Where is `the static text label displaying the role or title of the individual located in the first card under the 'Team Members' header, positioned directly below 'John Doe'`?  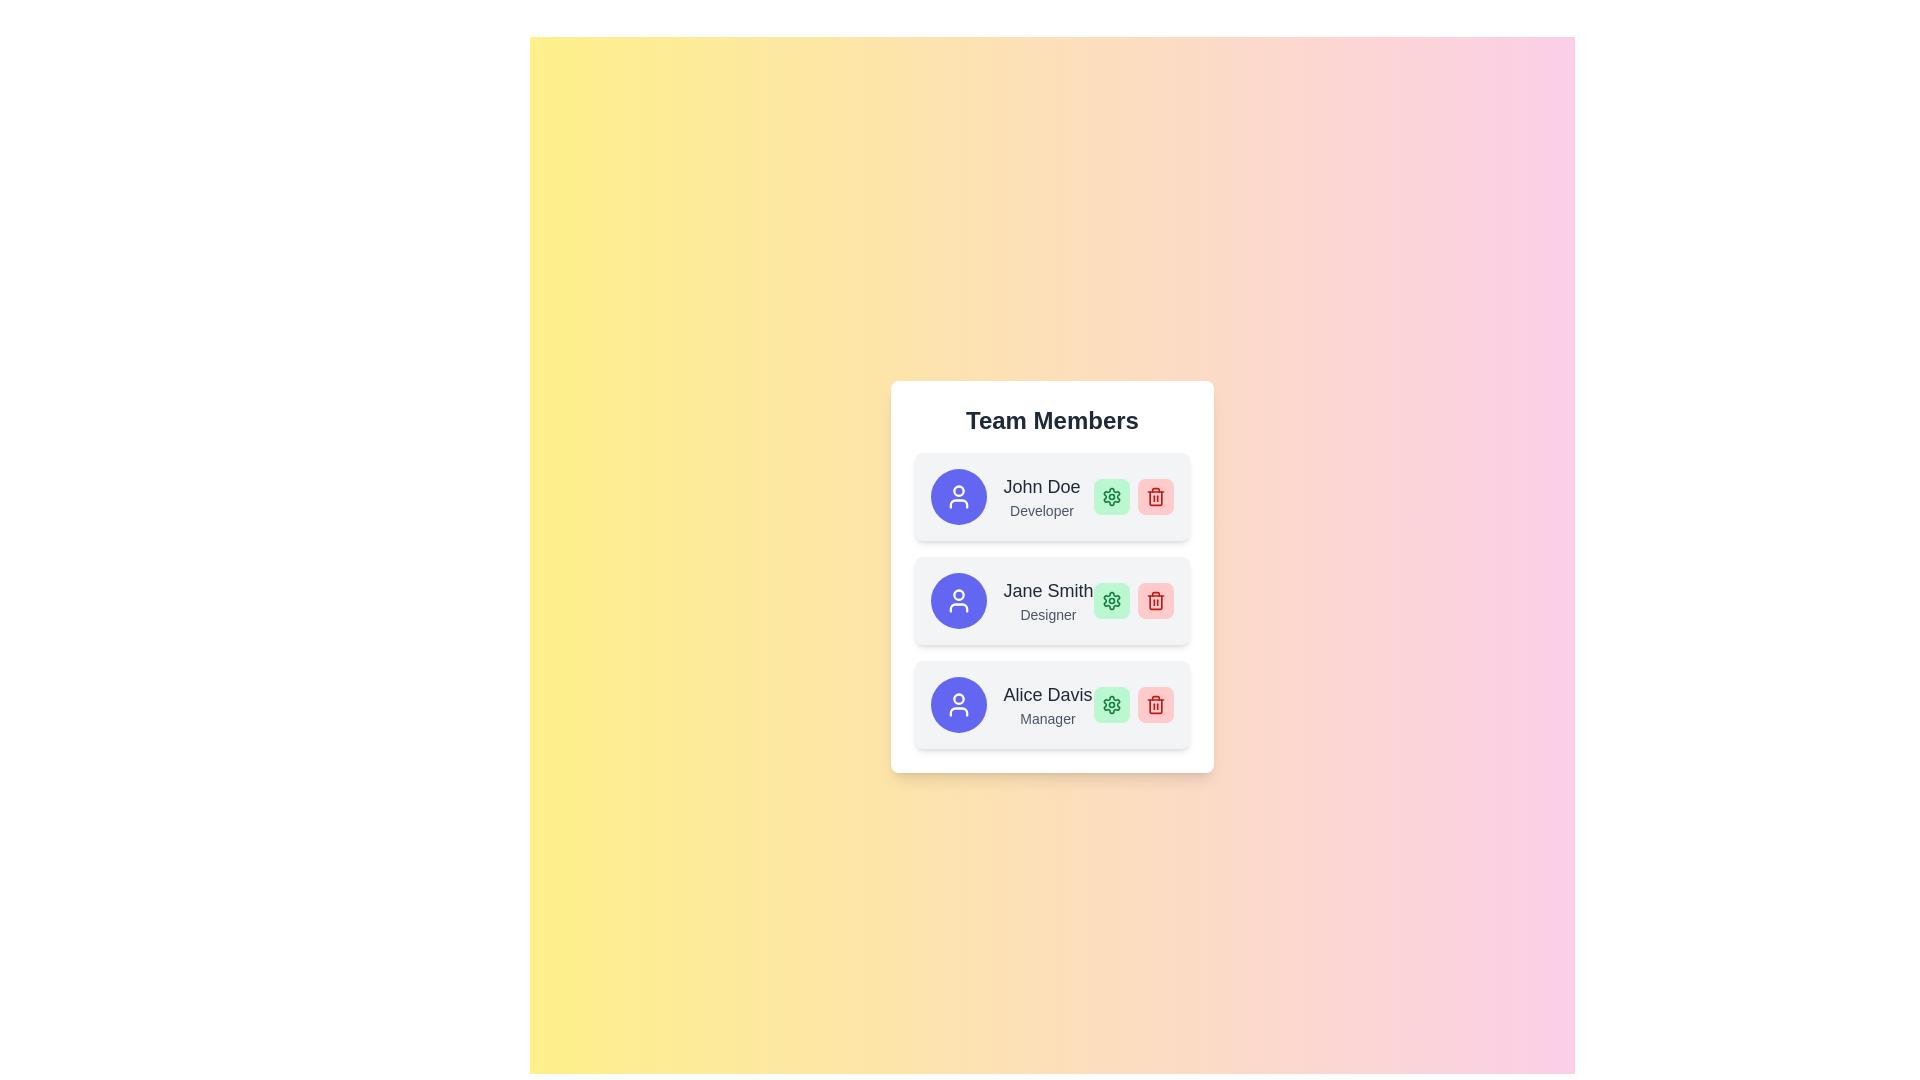 the static text label displaying the role or title of the individual located in the first card under the 'Team Members' header, positioned directly below 'John Doe' is located at coordinates (1040, 509).